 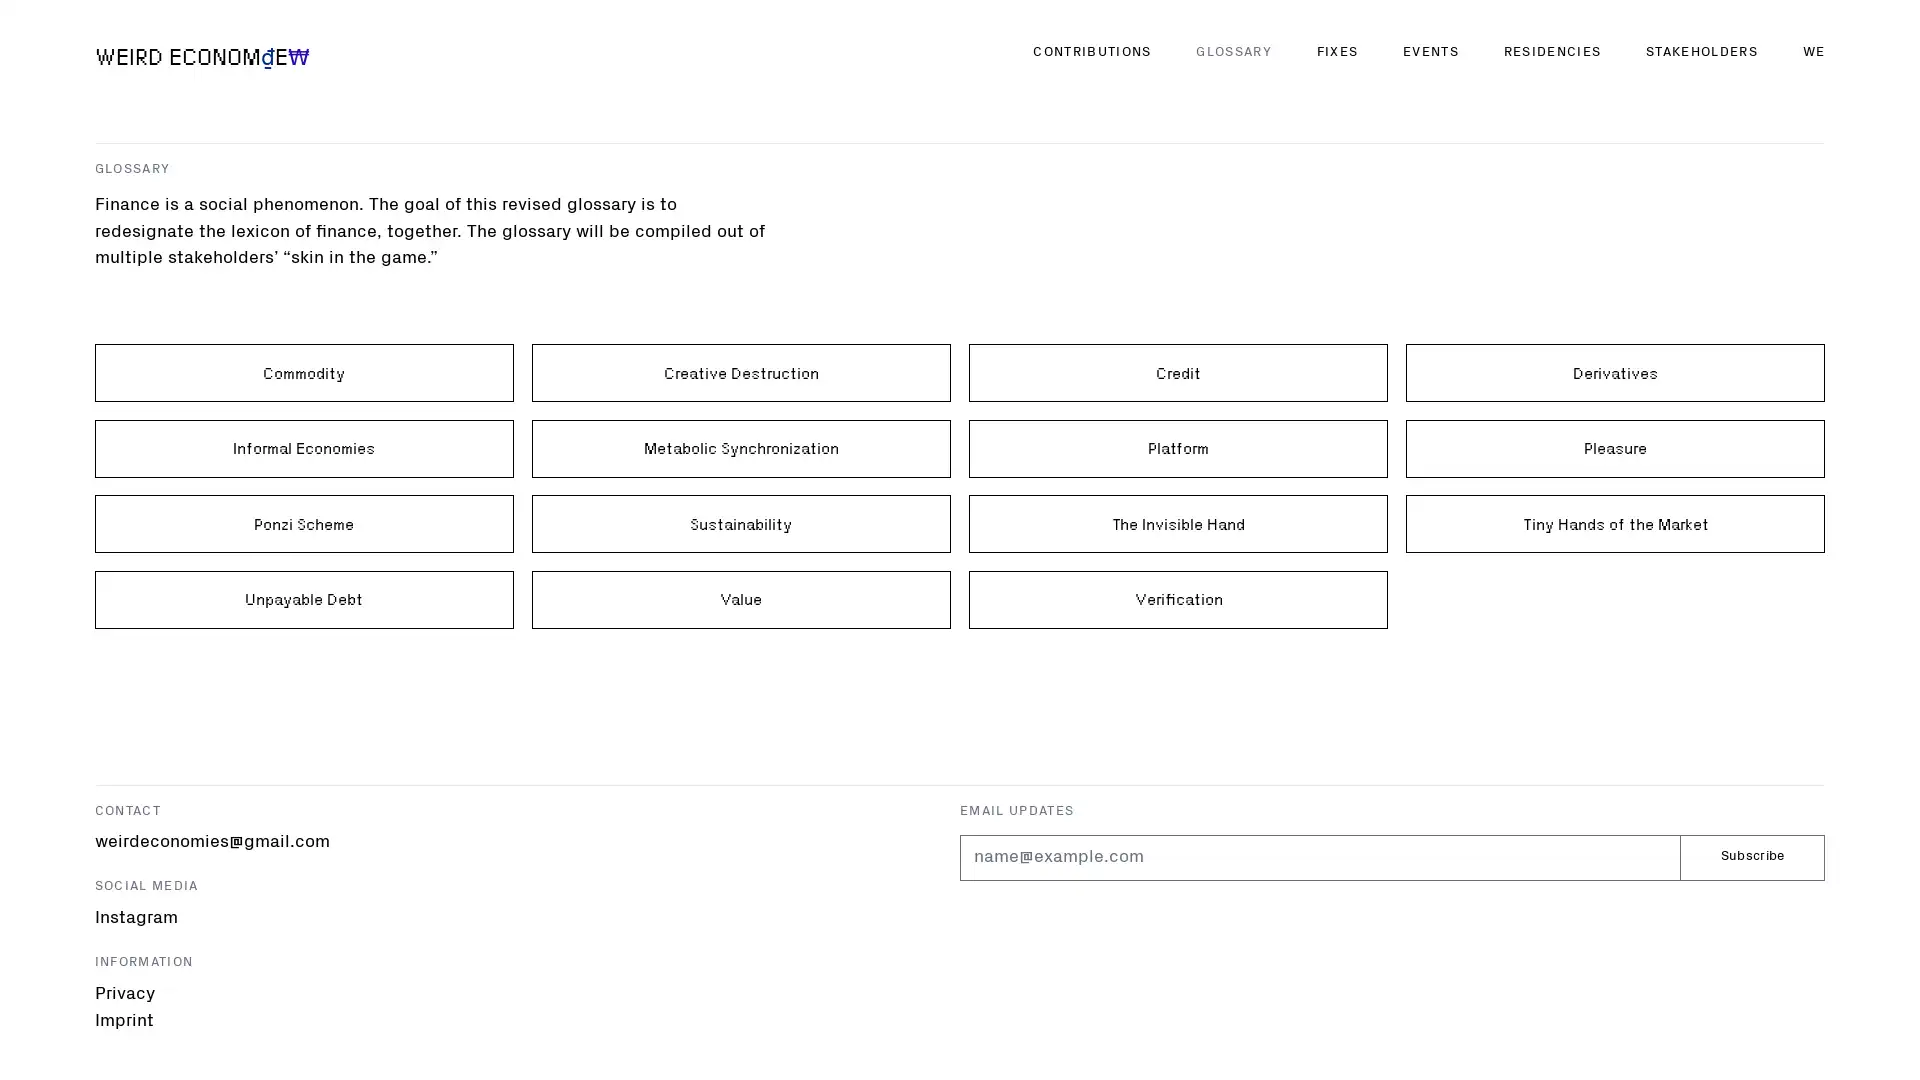 I want to click on Subscribe, so click(x=1751, y=856).